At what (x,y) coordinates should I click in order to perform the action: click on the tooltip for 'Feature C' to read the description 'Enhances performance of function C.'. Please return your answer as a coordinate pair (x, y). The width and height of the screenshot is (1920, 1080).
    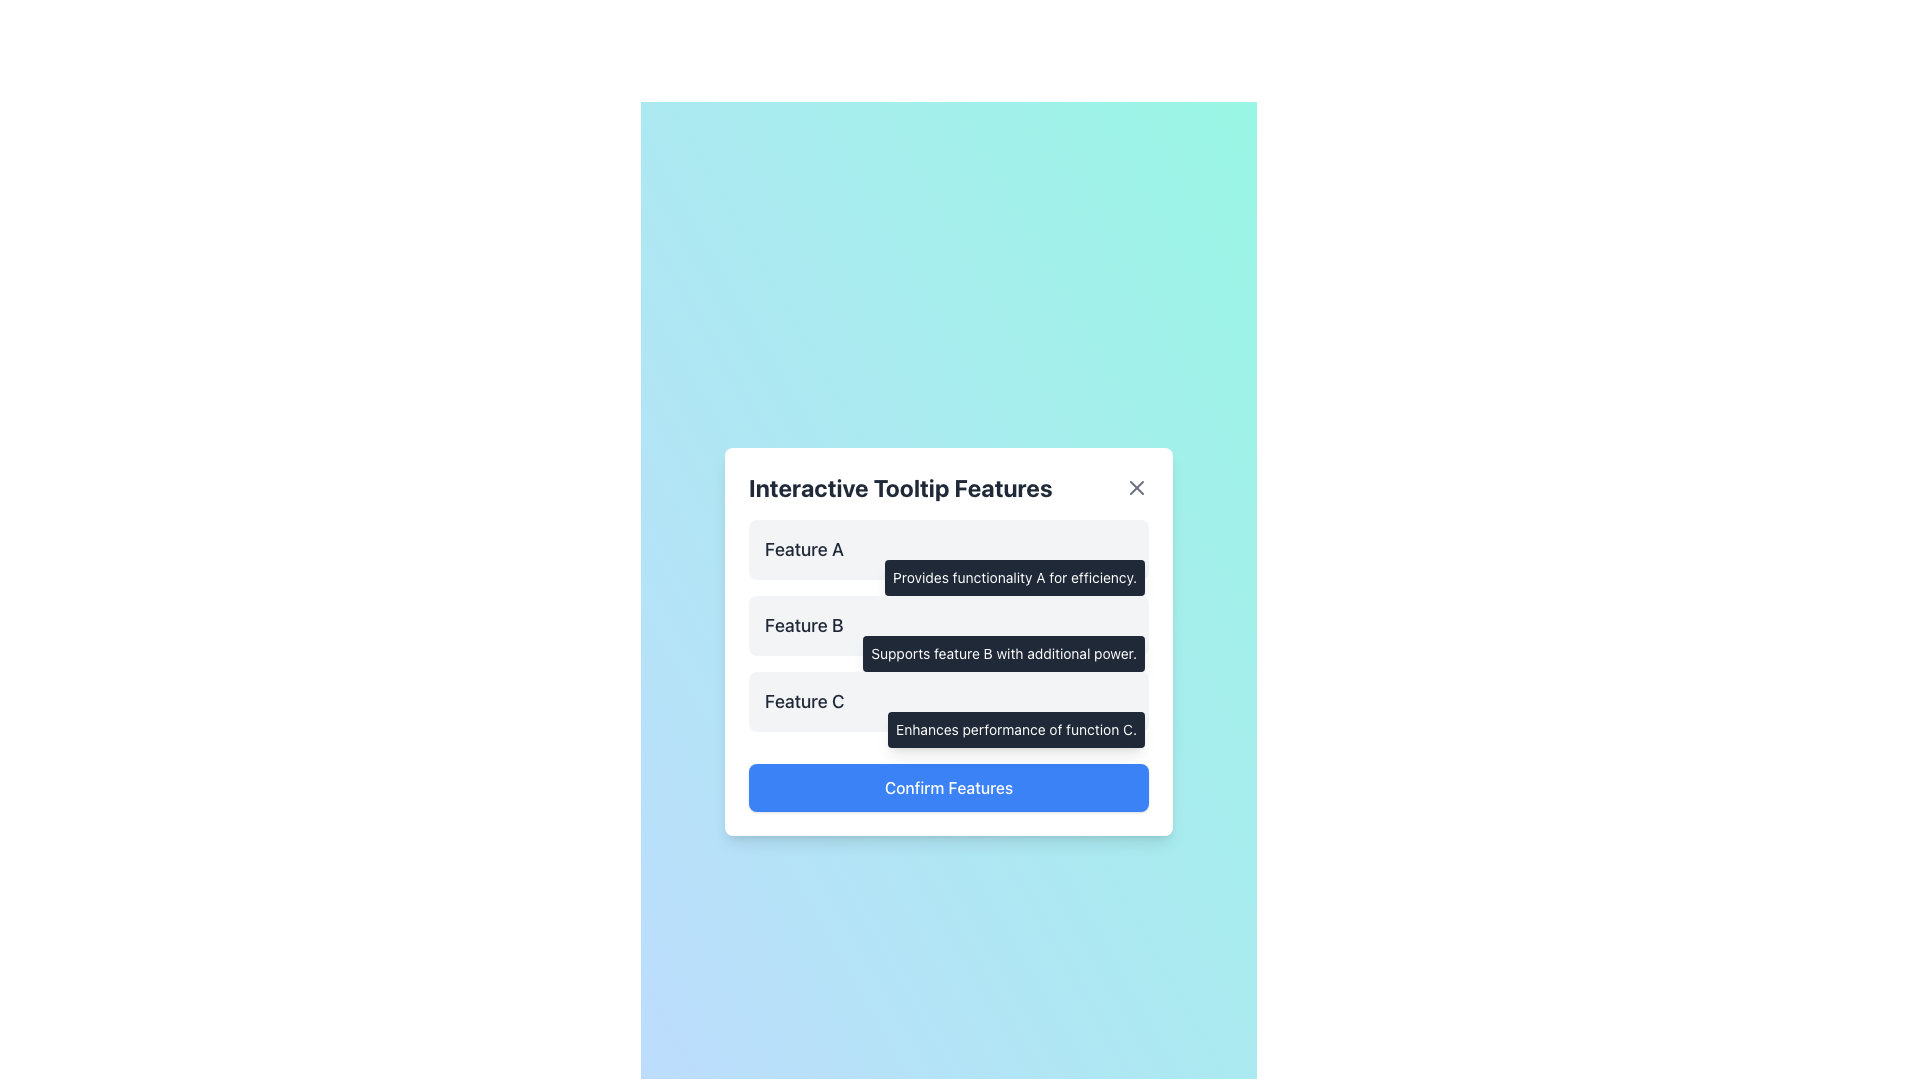
    Looking at the image, I should click on (948, 701).